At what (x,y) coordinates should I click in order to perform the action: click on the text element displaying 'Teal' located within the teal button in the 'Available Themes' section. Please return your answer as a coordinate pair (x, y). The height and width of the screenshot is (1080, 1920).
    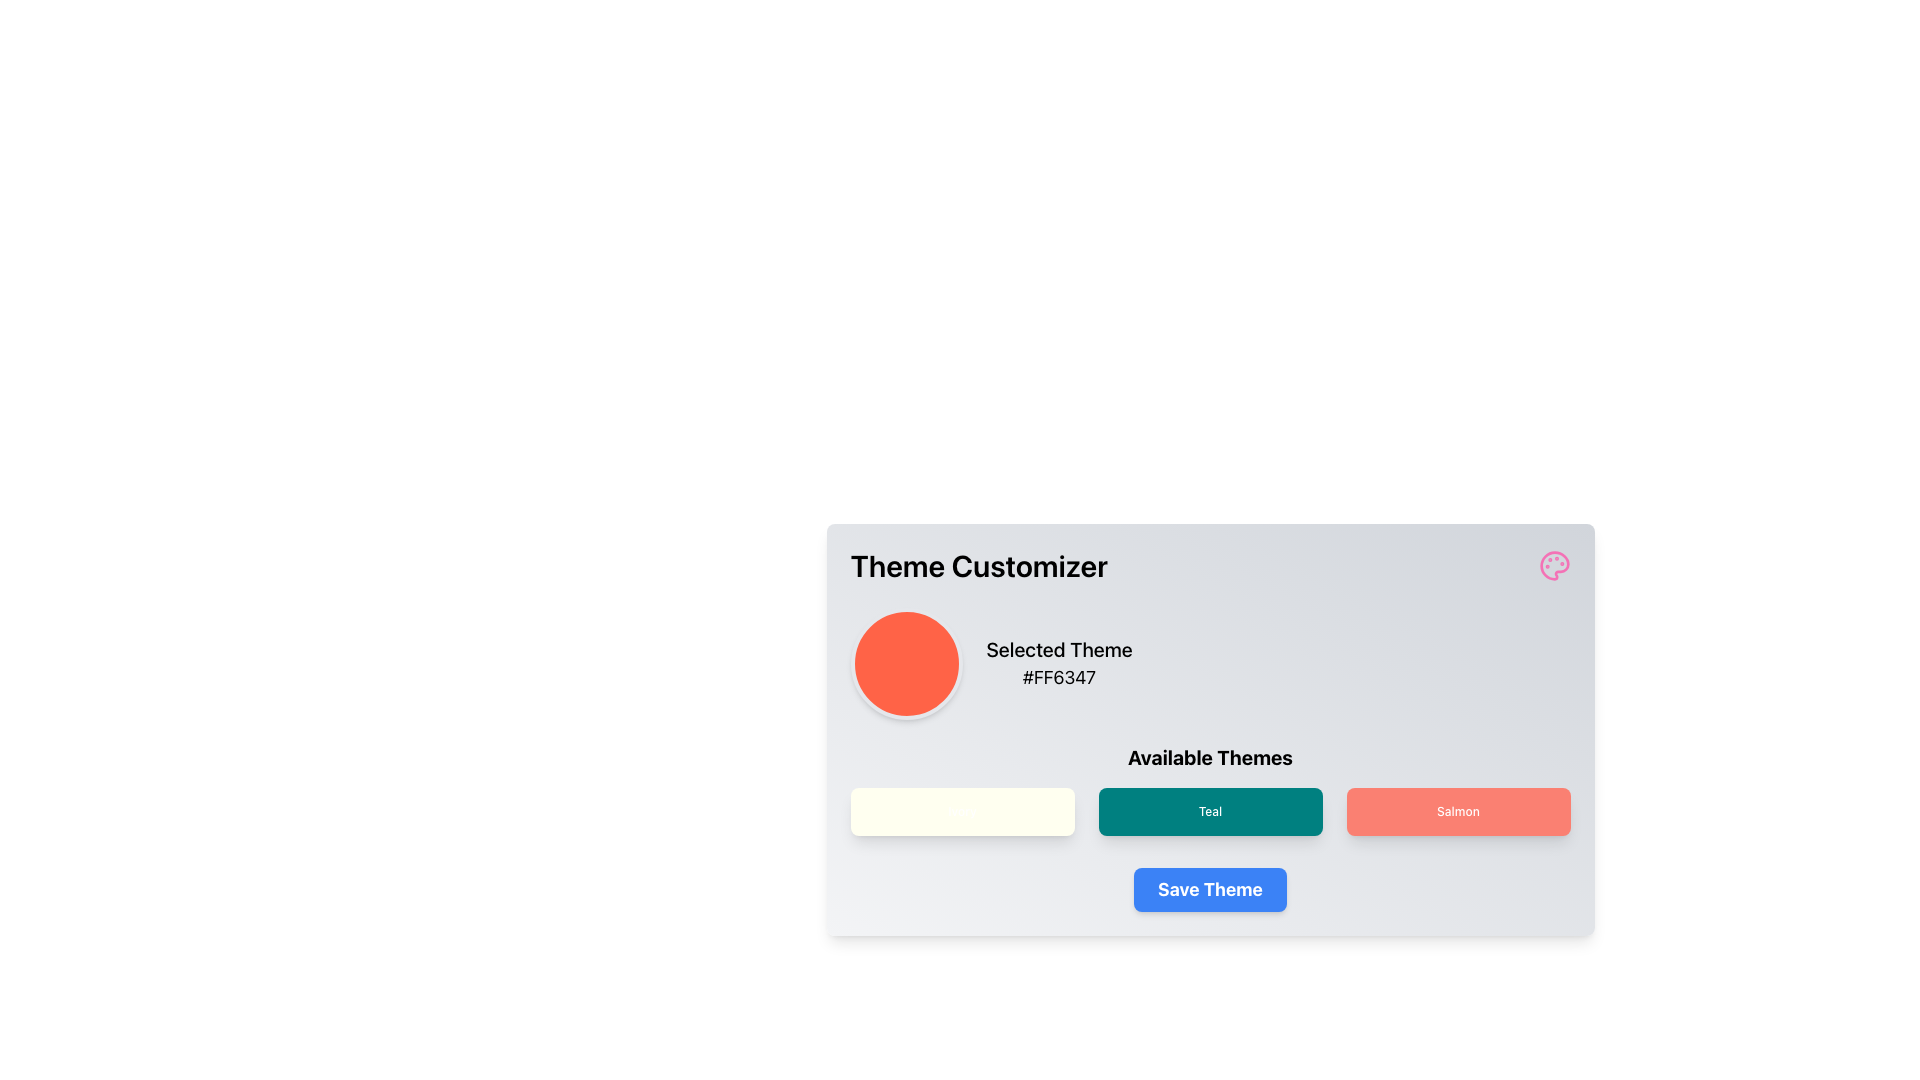
    Looking at the image, I should click on (1209, 812).